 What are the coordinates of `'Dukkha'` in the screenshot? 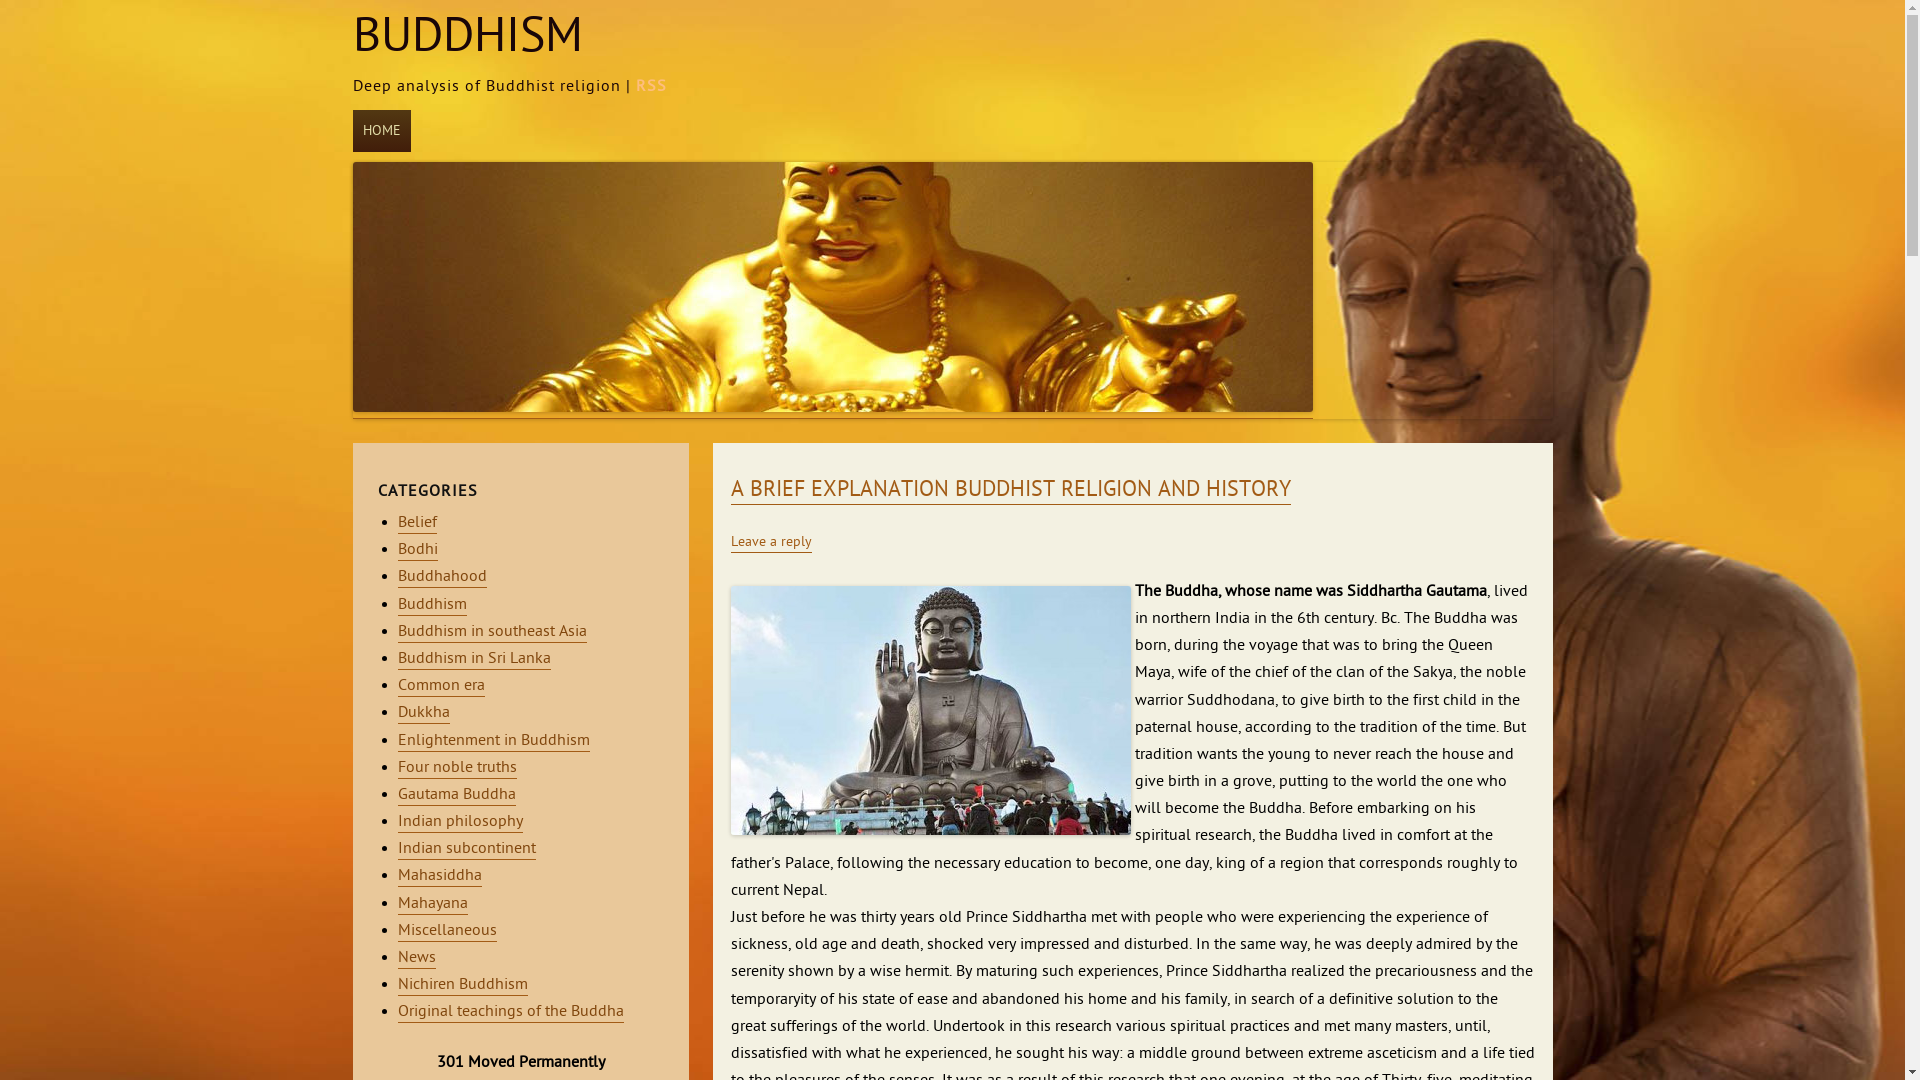 It's located at (422, 712).